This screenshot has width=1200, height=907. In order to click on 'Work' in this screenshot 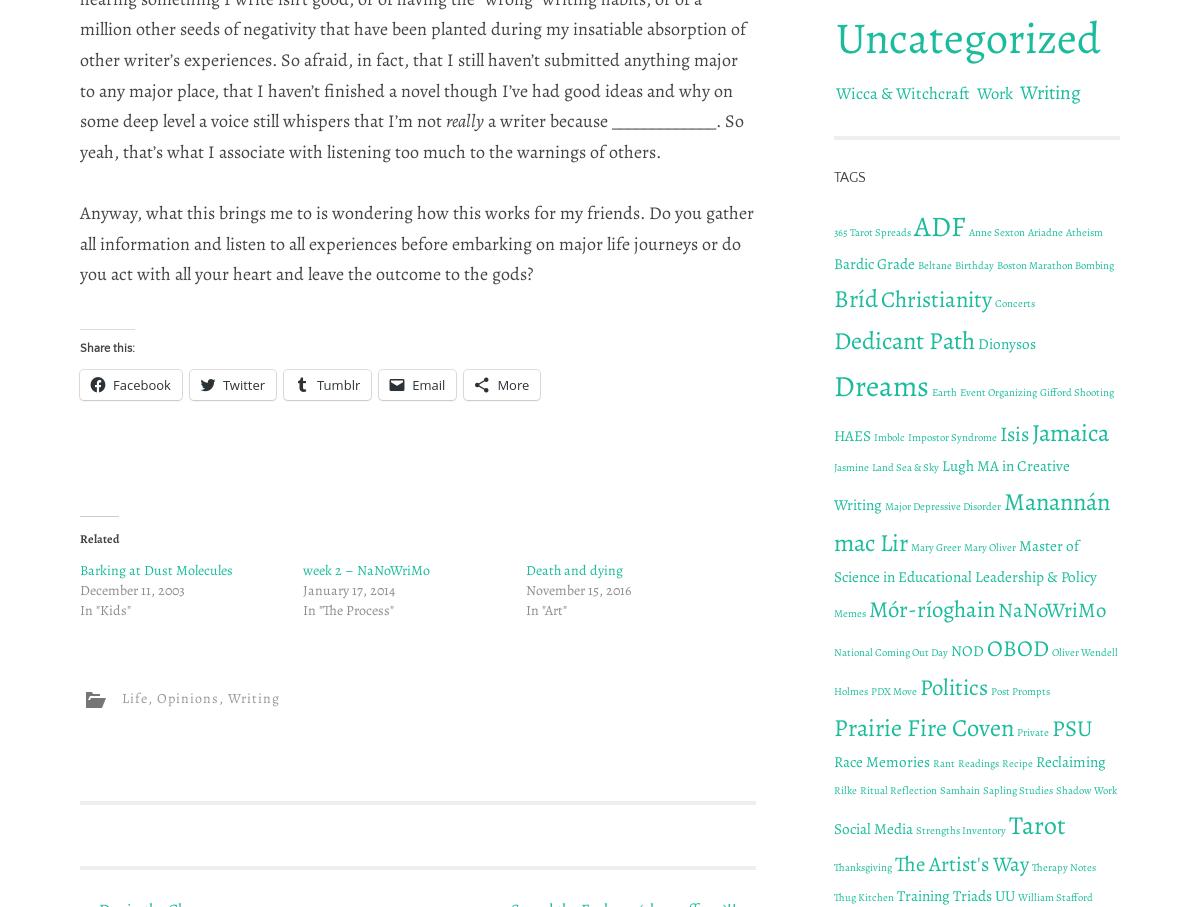, I will do `click(995, 91)`.